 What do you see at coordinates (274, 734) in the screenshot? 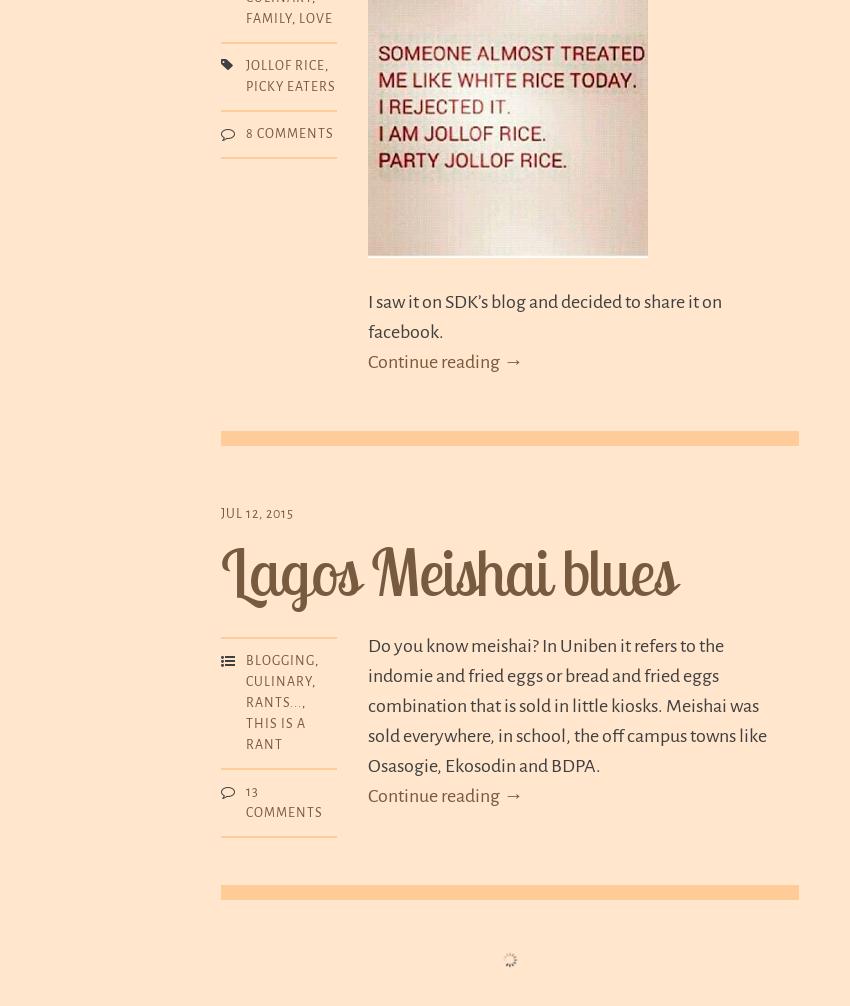
I see `'This is a rant'` at bounding box center [274, 734].